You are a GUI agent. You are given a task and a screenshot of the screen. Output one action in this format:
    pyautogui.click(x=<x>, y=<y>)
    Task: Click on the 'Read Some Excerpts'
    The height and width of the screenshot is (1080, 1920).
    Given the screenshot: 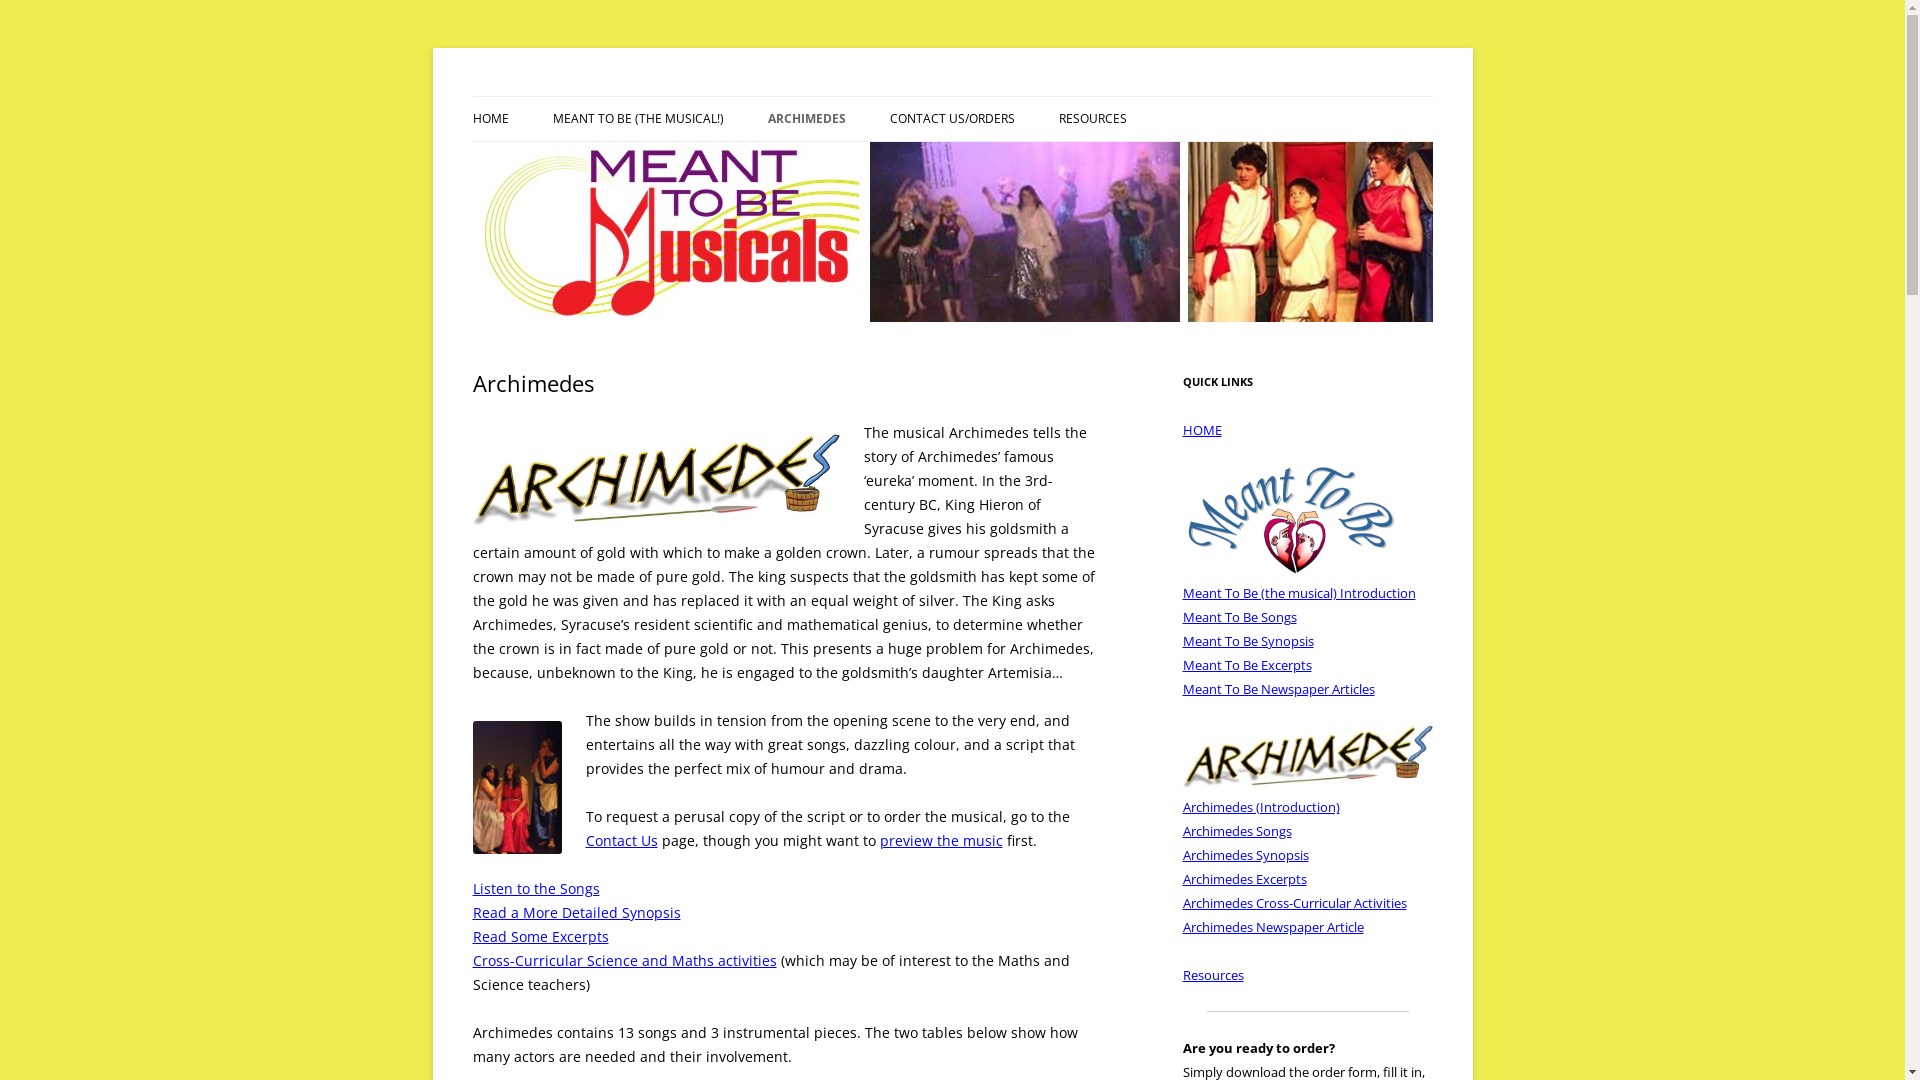 What is the action you would take?
    pyautogui.click(x=470, y=936)
    